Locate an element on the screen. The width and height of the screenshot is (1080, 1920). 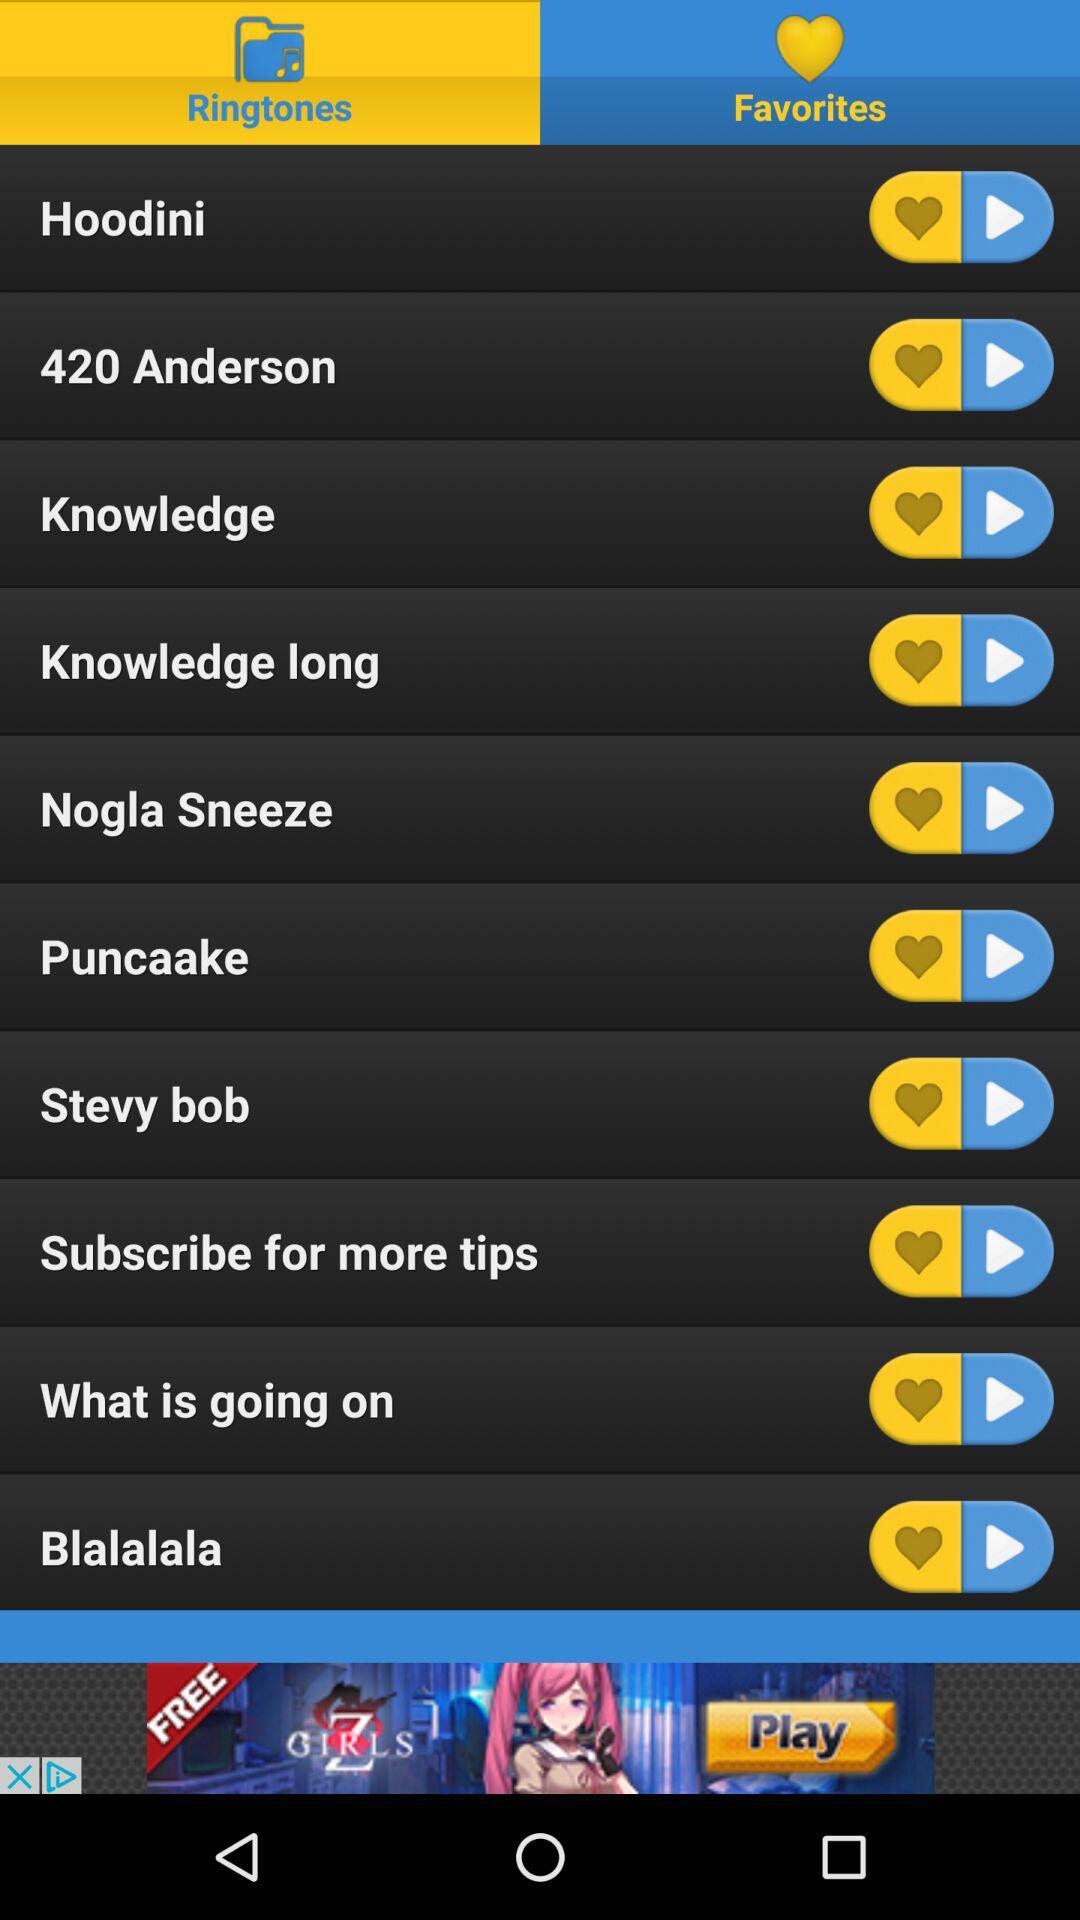
mark favorite is located at coordinates (915, 1102).